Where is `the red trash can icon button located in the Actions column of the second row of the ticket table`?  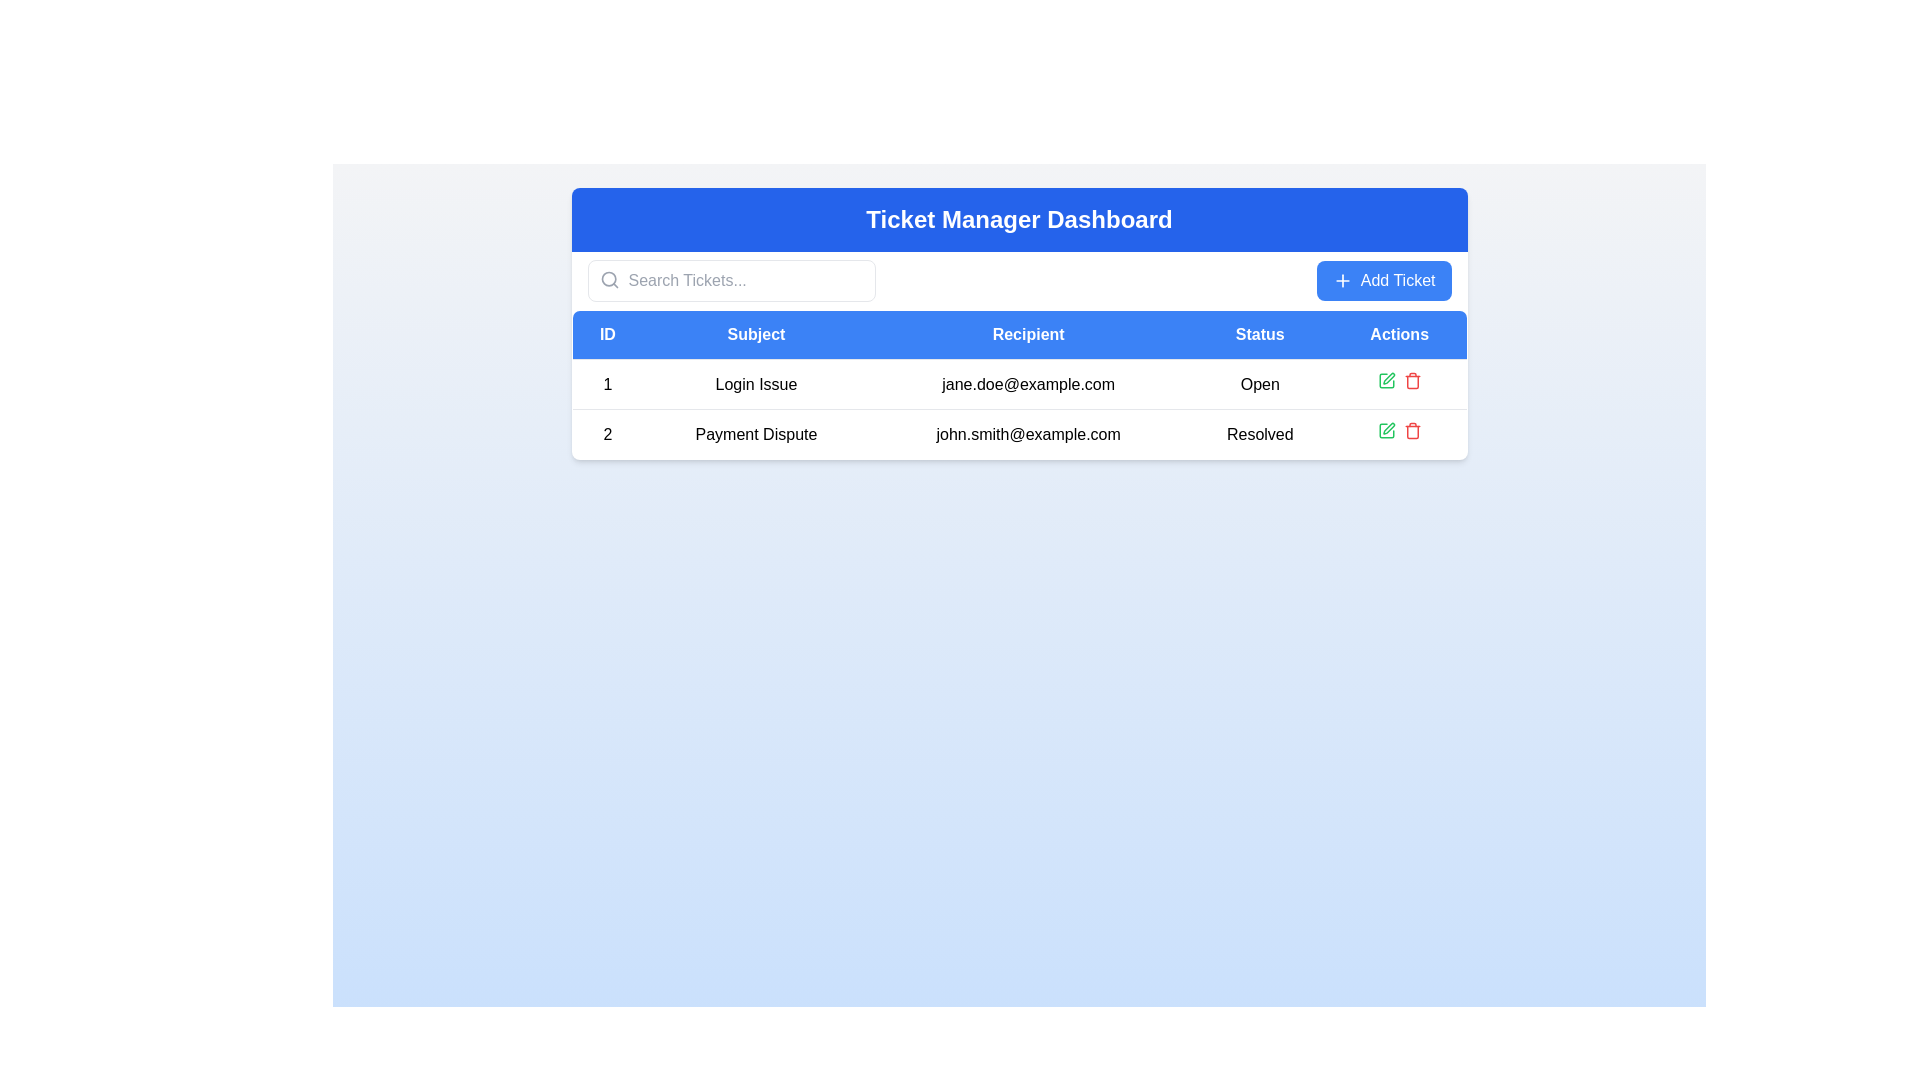
the red trash can icon button located in the Actions column of the second row of the ticket table is located at coordinates (1411, 430).